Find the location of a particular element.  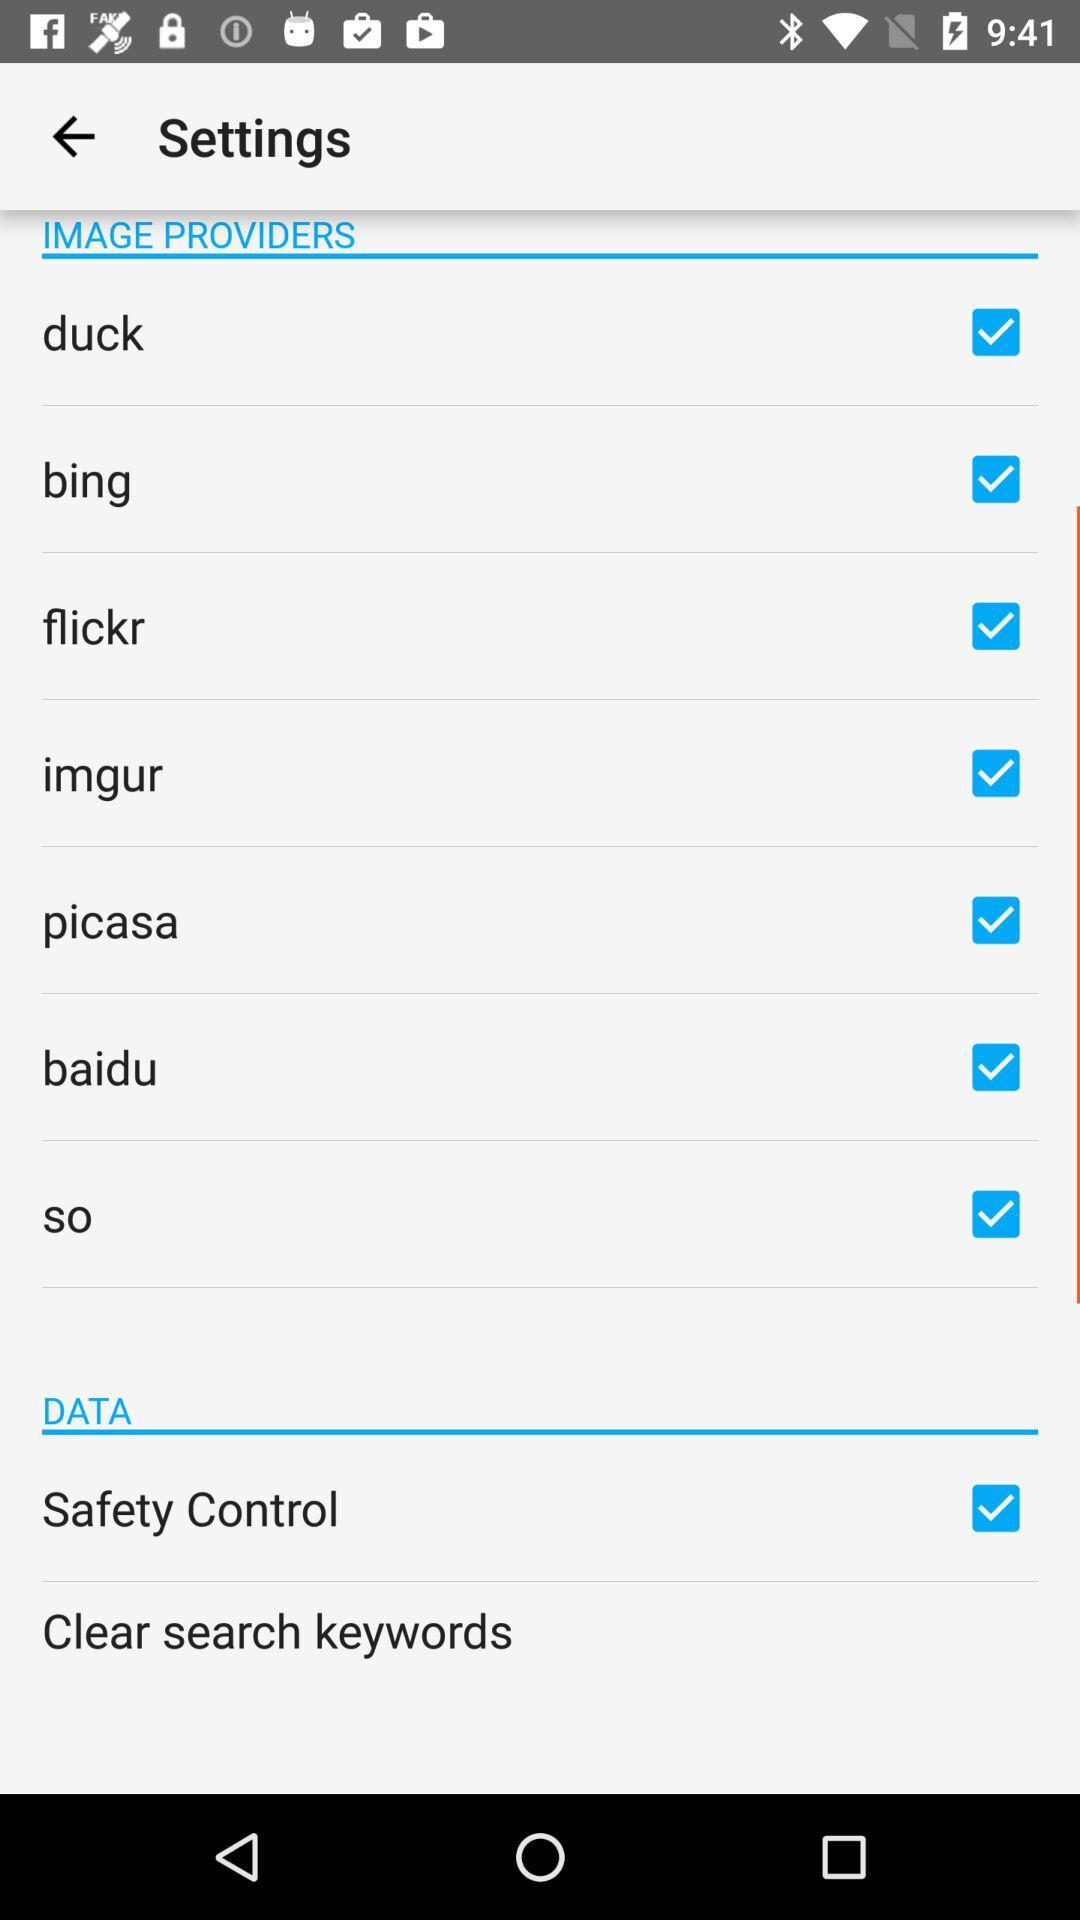

go back is located at coordinates (72, 135).